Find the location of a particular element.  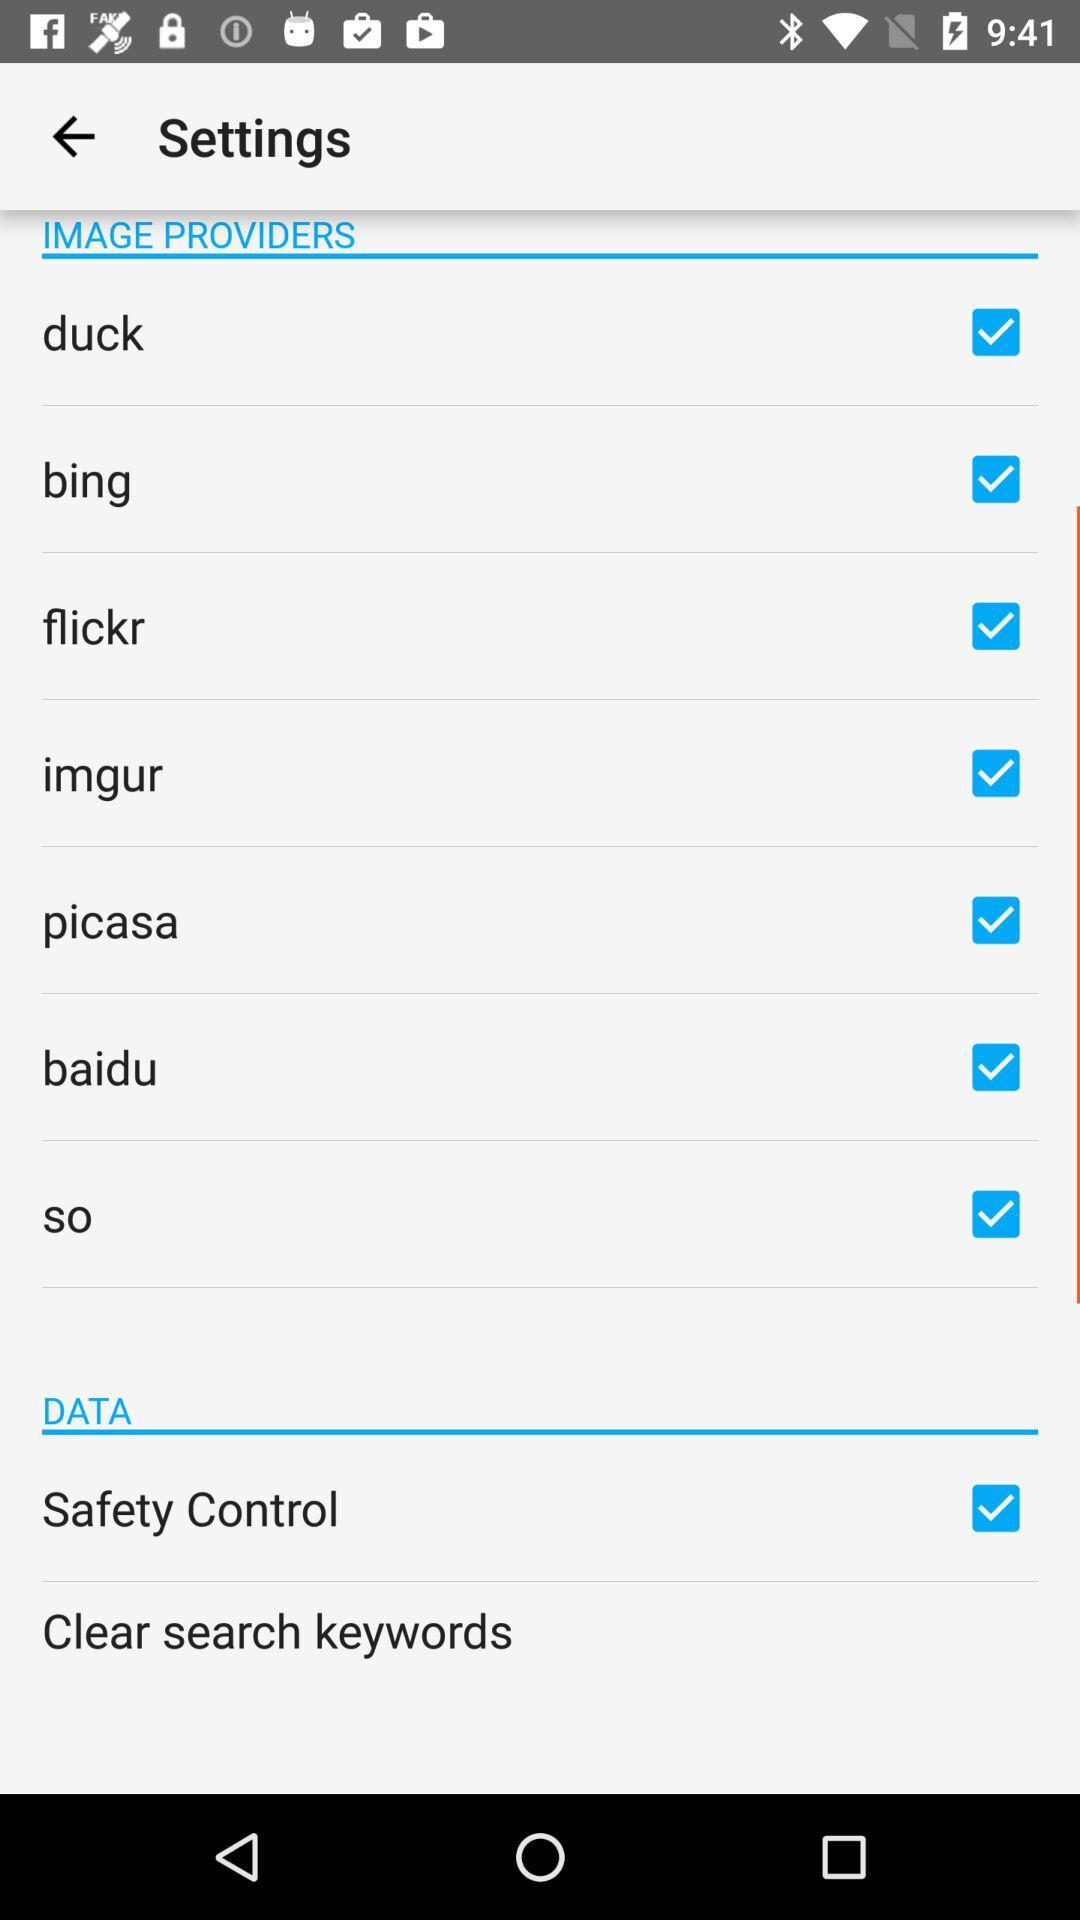

go back is located at coordinates (72, 135).